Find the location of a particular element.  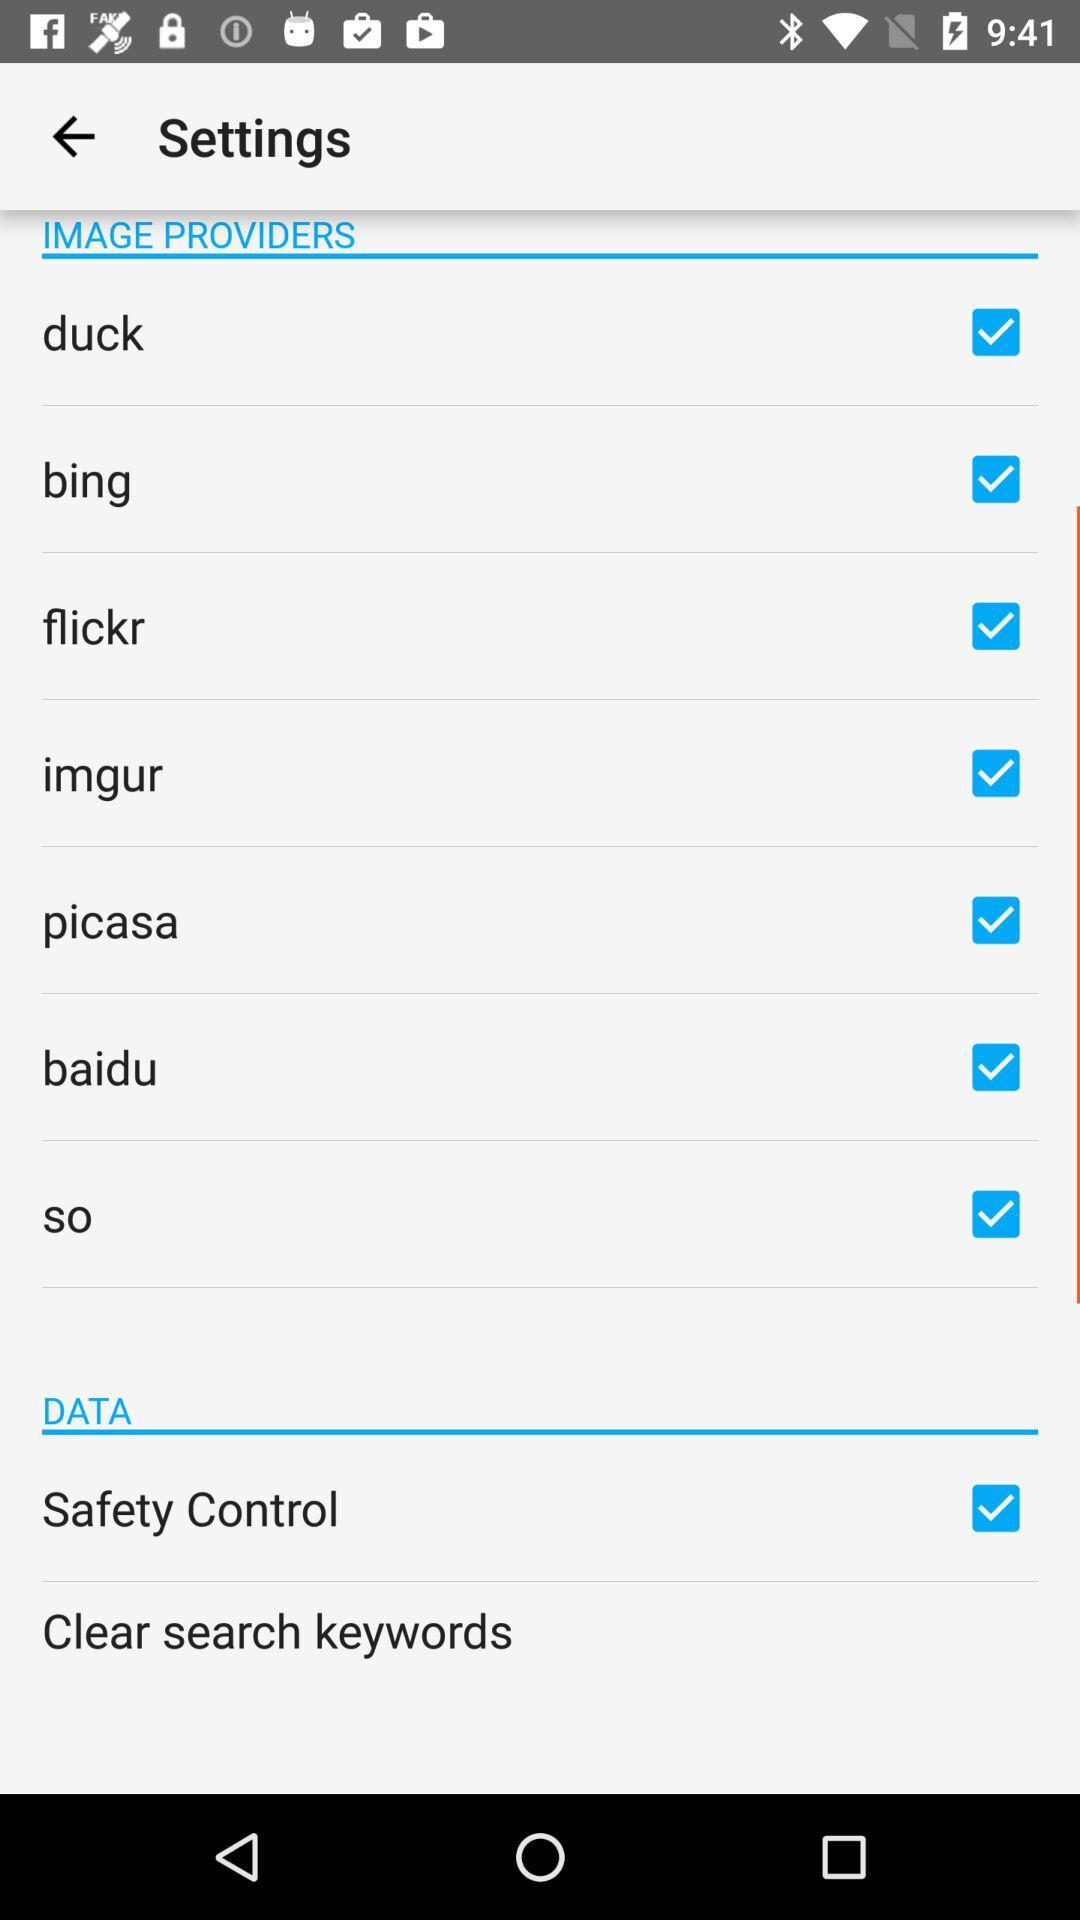

go back is located at coordinates (72, 135).